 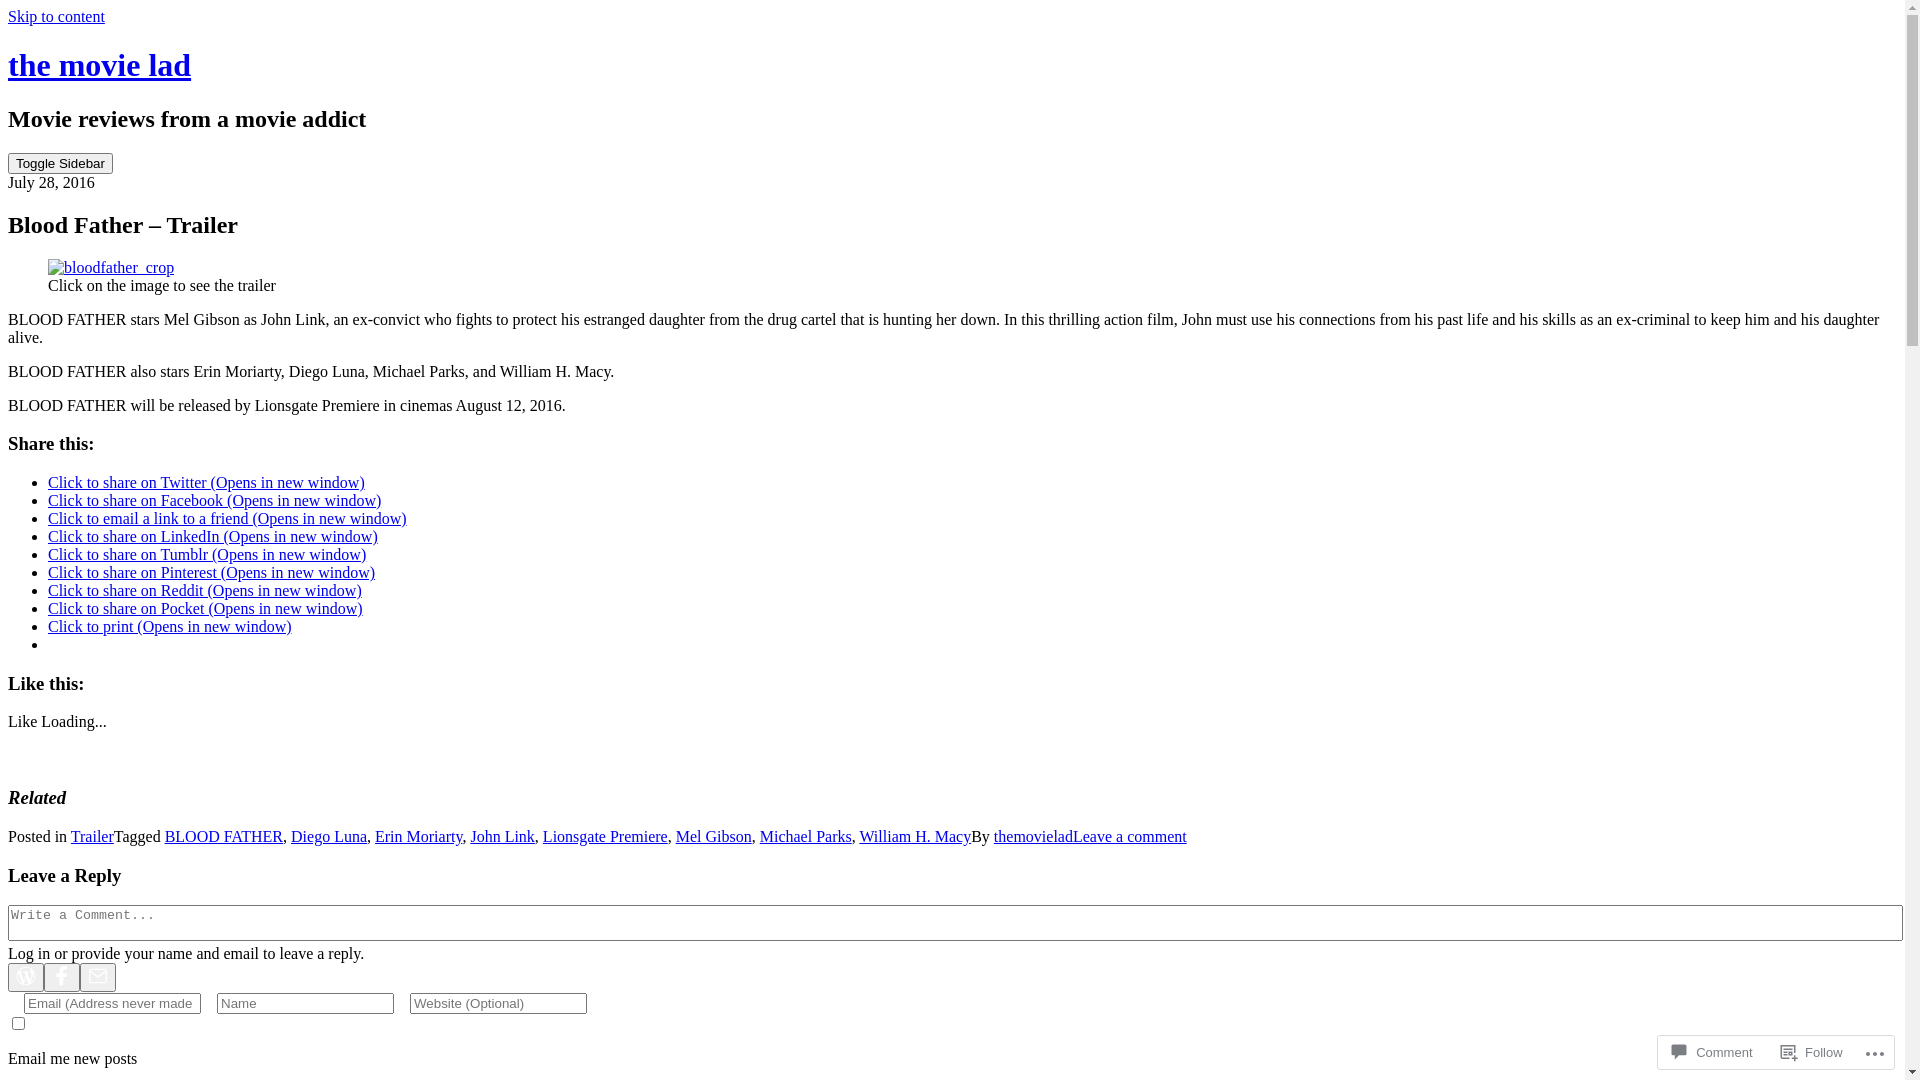 I want to click on 'Click to share on Twitter (Opens in new window)', so click(x=206, y=482).